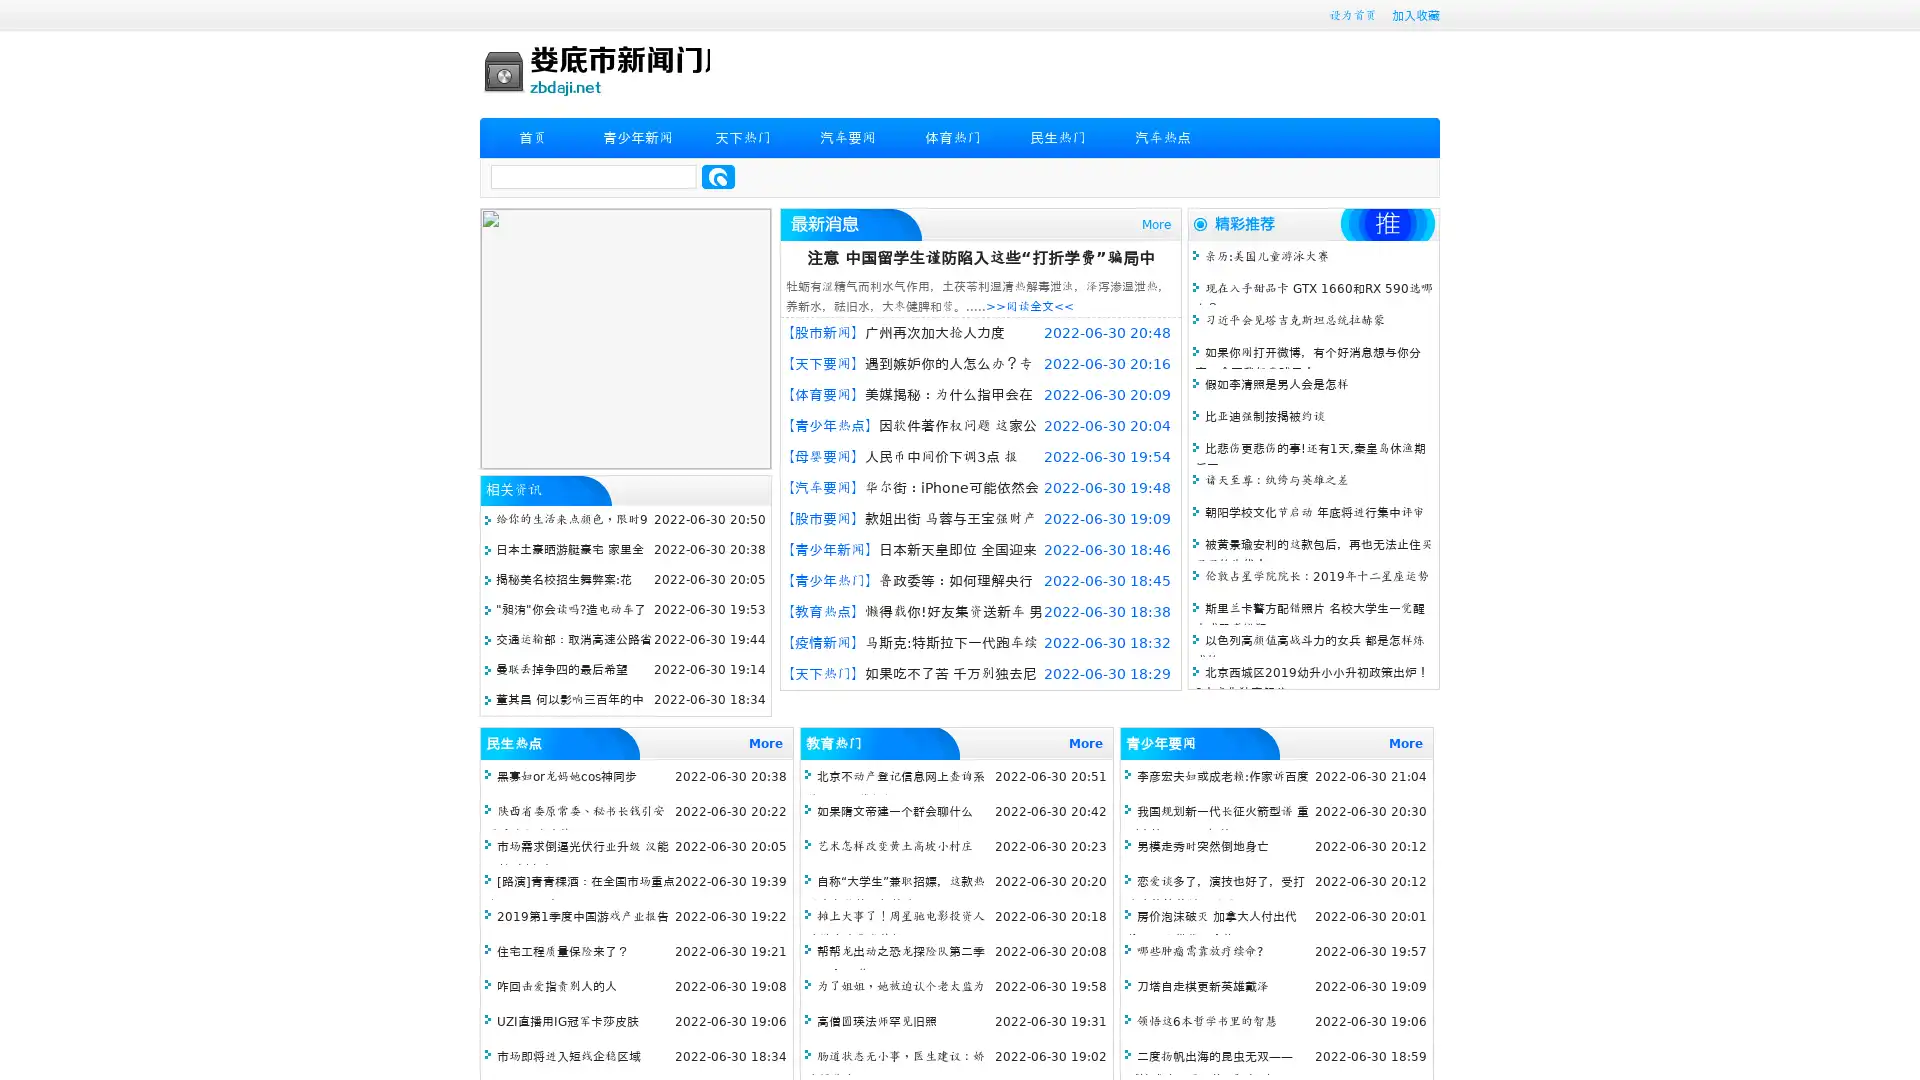  Describe the element at coordinates (718, 176) in the screenshot. I see `Search` at that location.